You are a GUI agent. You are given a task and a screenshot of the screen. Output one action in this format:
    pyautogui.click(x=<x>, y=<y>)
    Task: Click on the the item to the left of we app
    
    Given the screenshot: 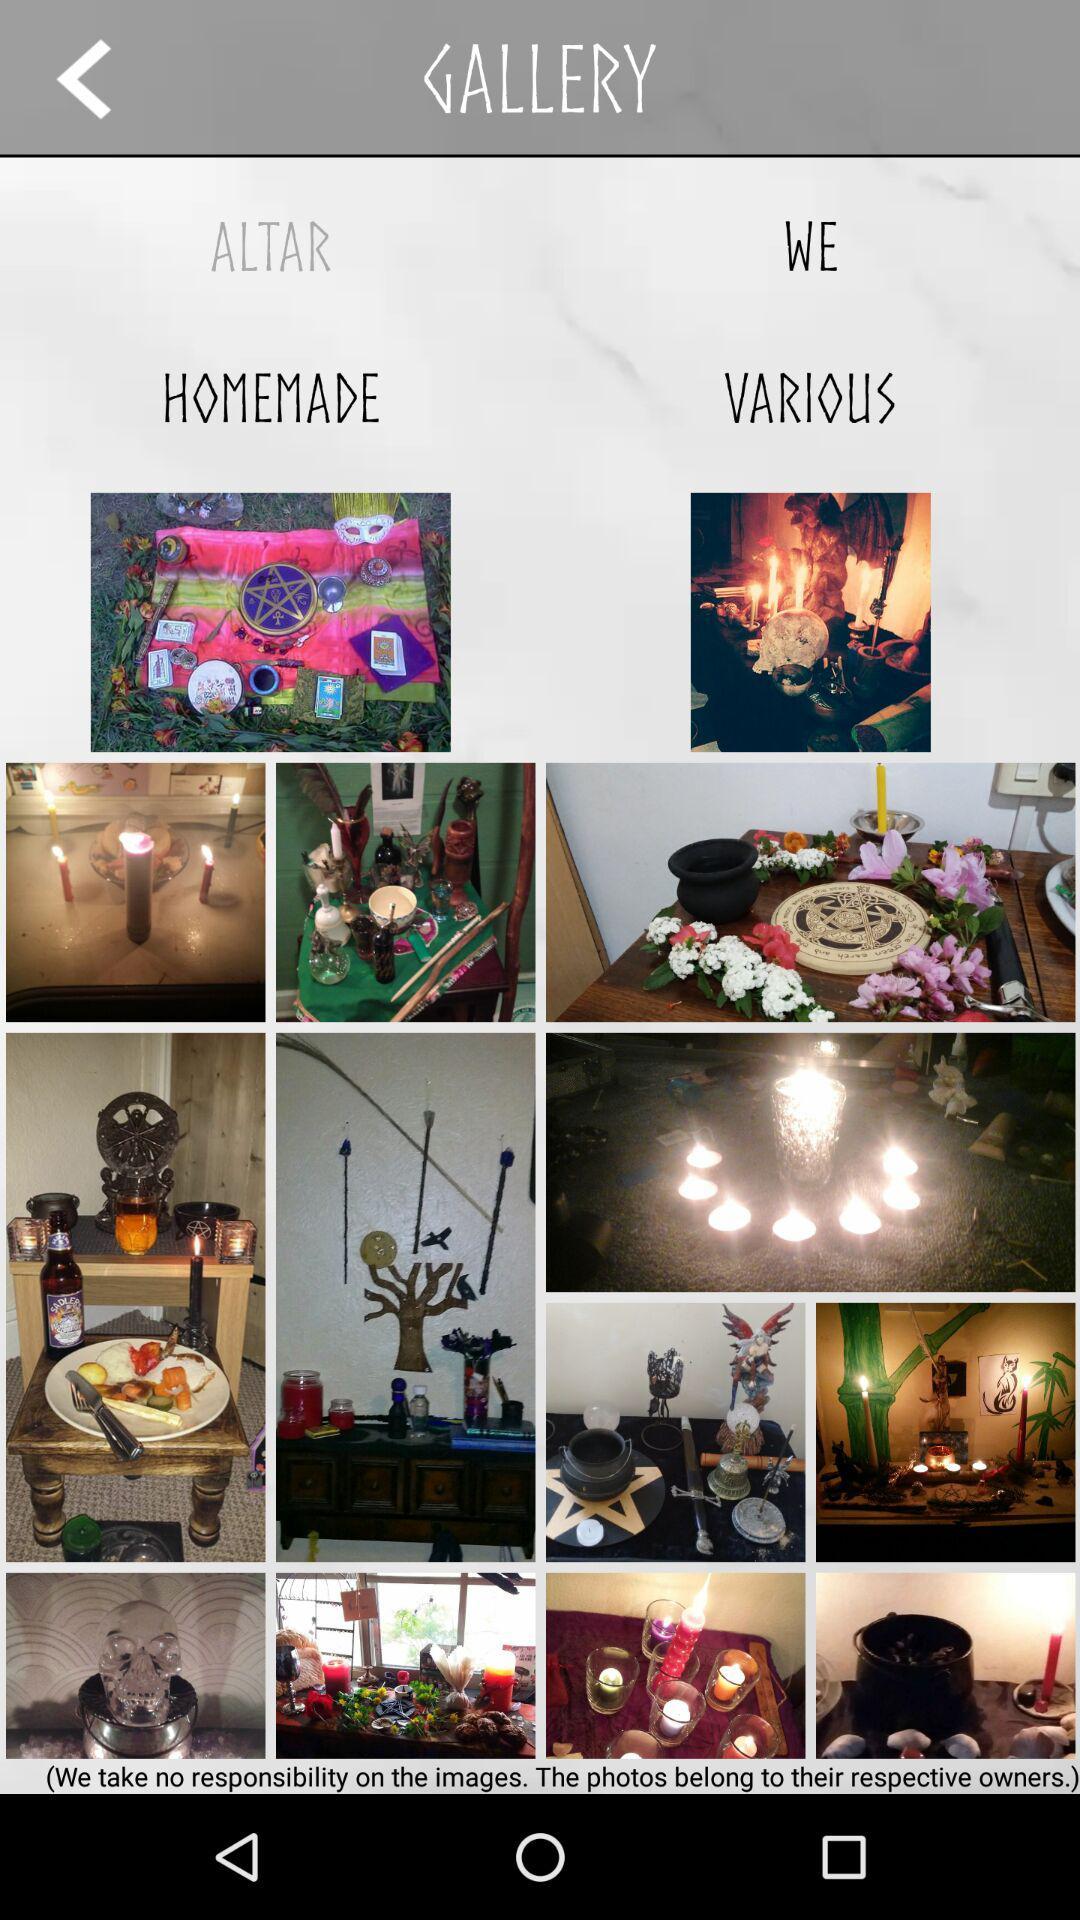 What is the action you would take?
    pyautogui.click(x=270, y=245)
    